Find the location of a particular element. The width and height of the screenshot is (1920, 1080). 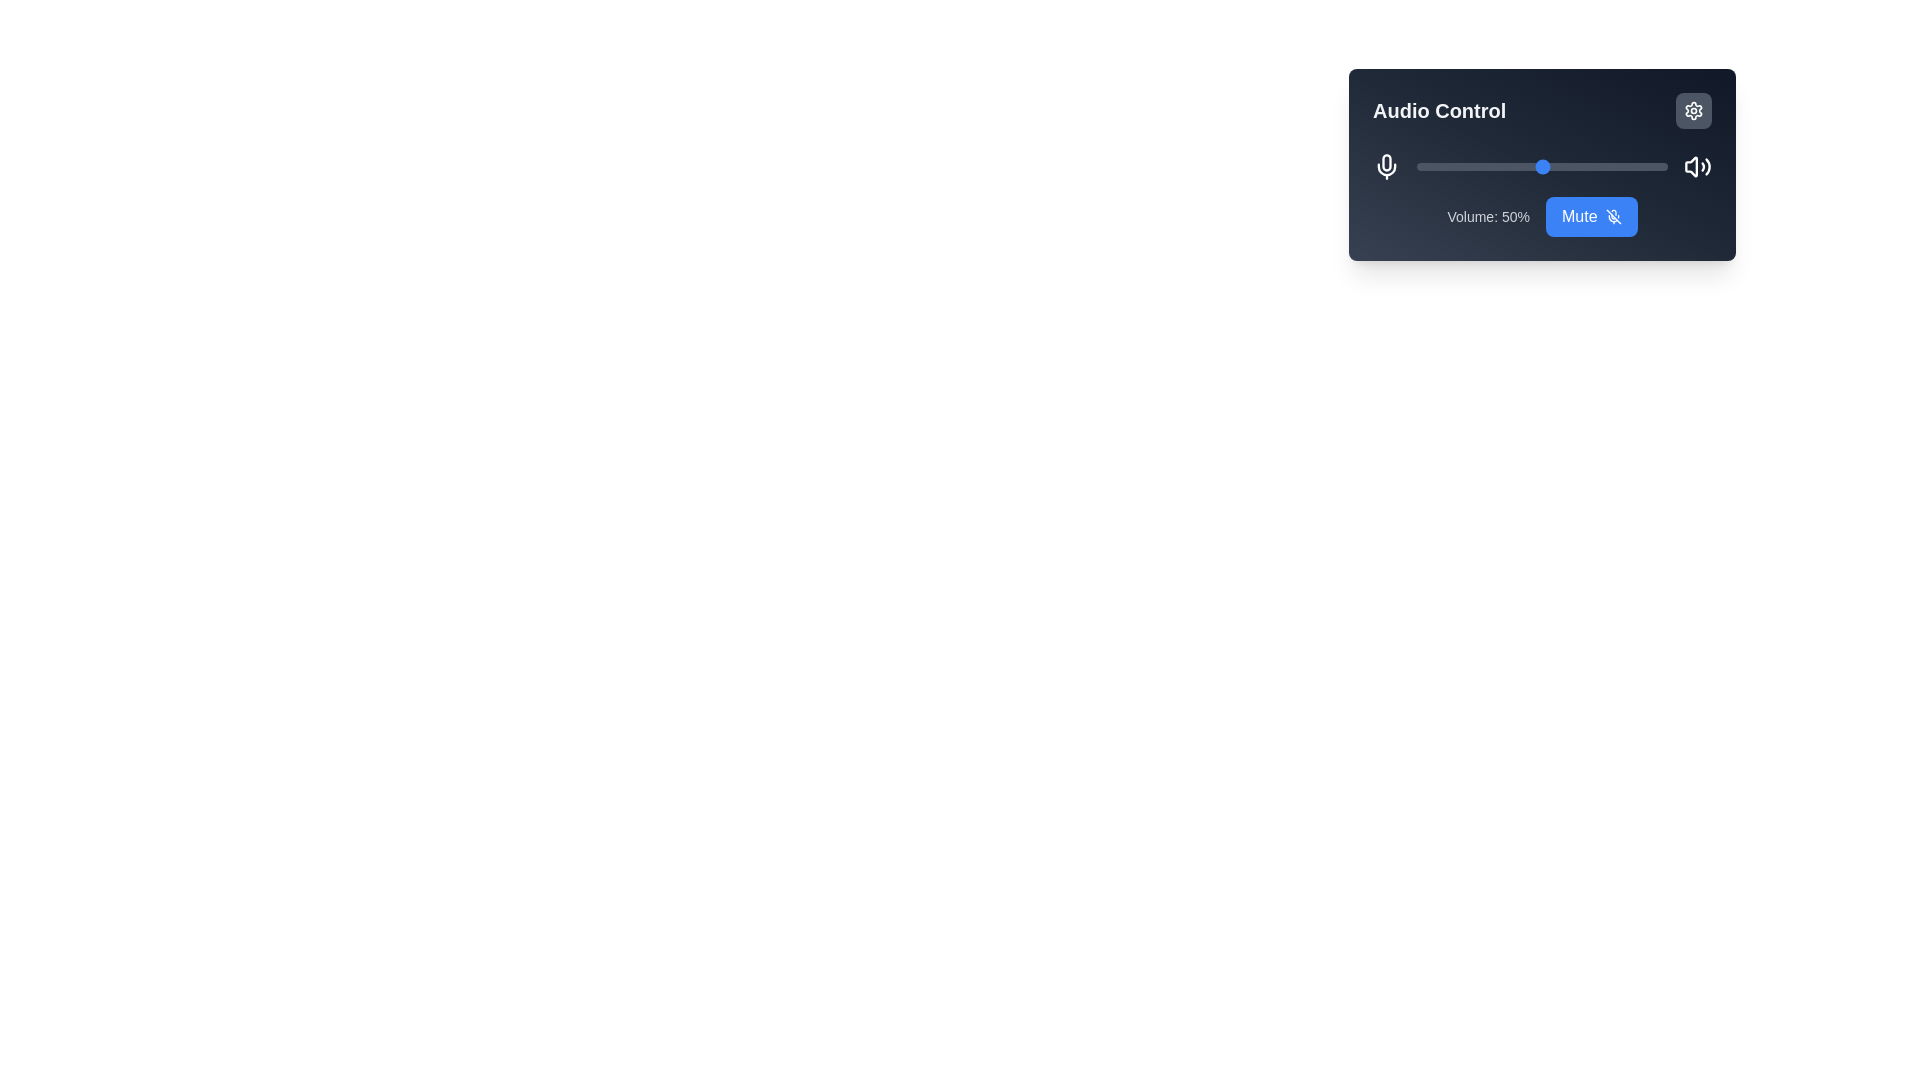

the 'Mute' button located next to the text label 'Volume: 50%' in the blue rounded rectangle at the bottom section of the audio control panel is located at coordinates (1541, 216).